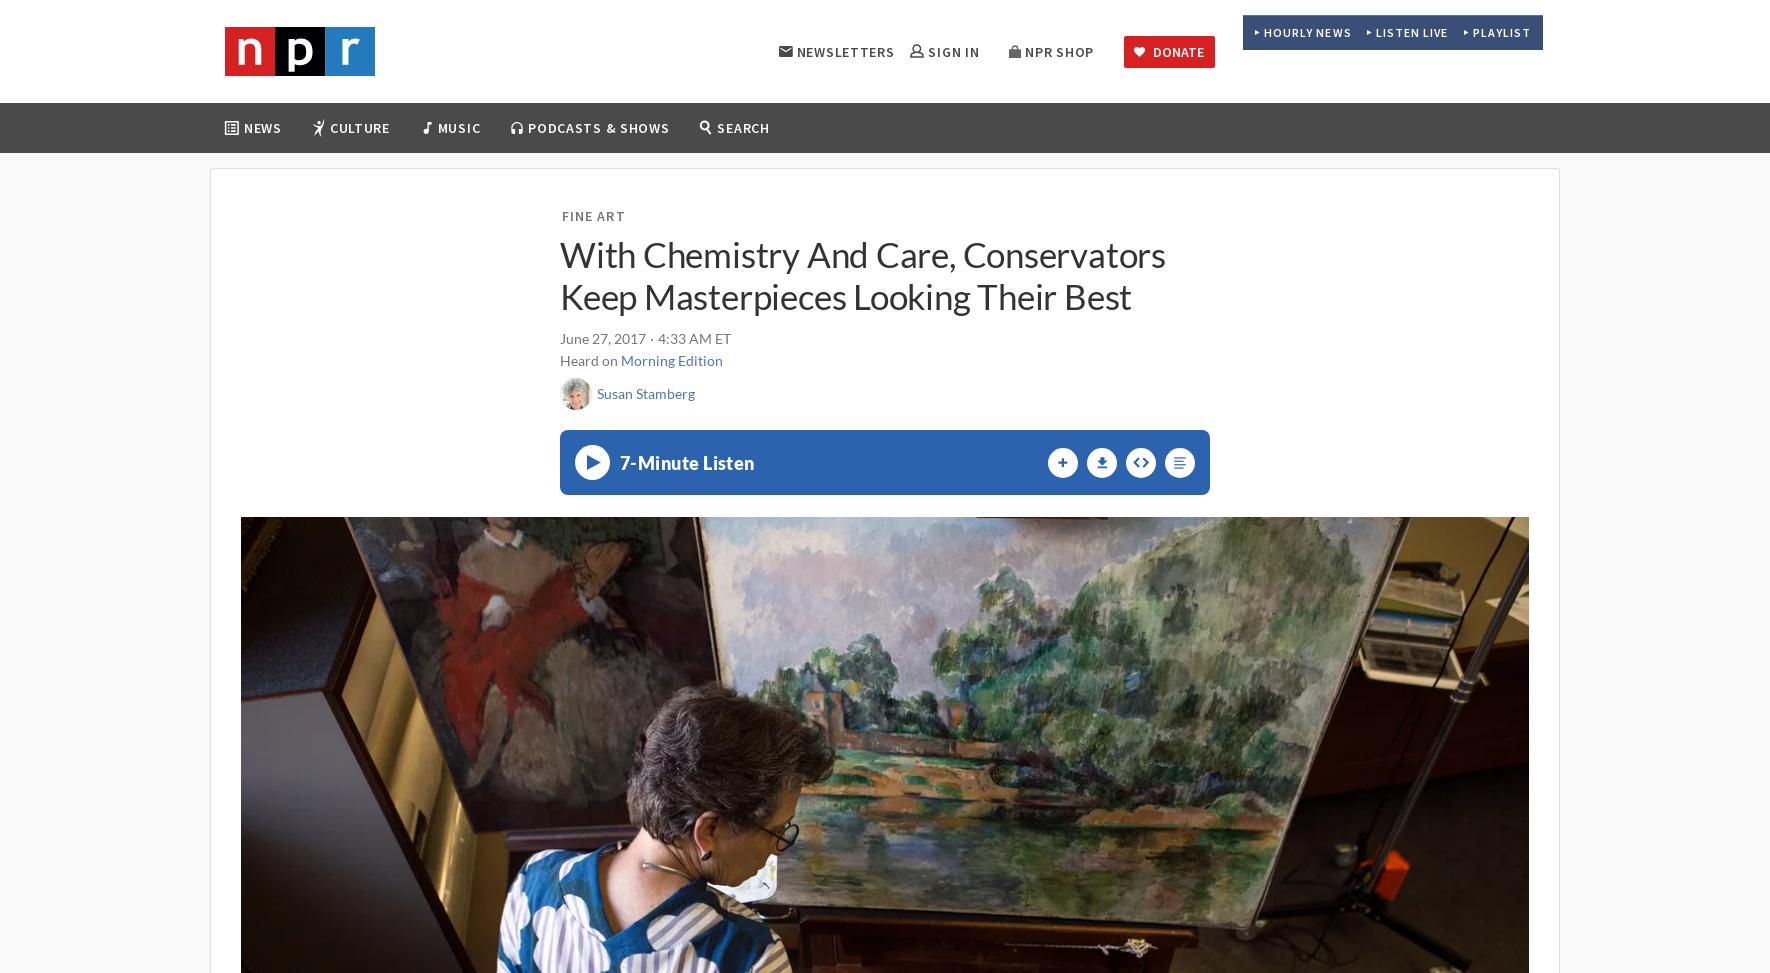 Image resolution: width=1770 pixels, height=973 pixels. What do you see at coordinates (339, 236) in the screenshot?
I see `'Business'` at bounding box center [339, 236].